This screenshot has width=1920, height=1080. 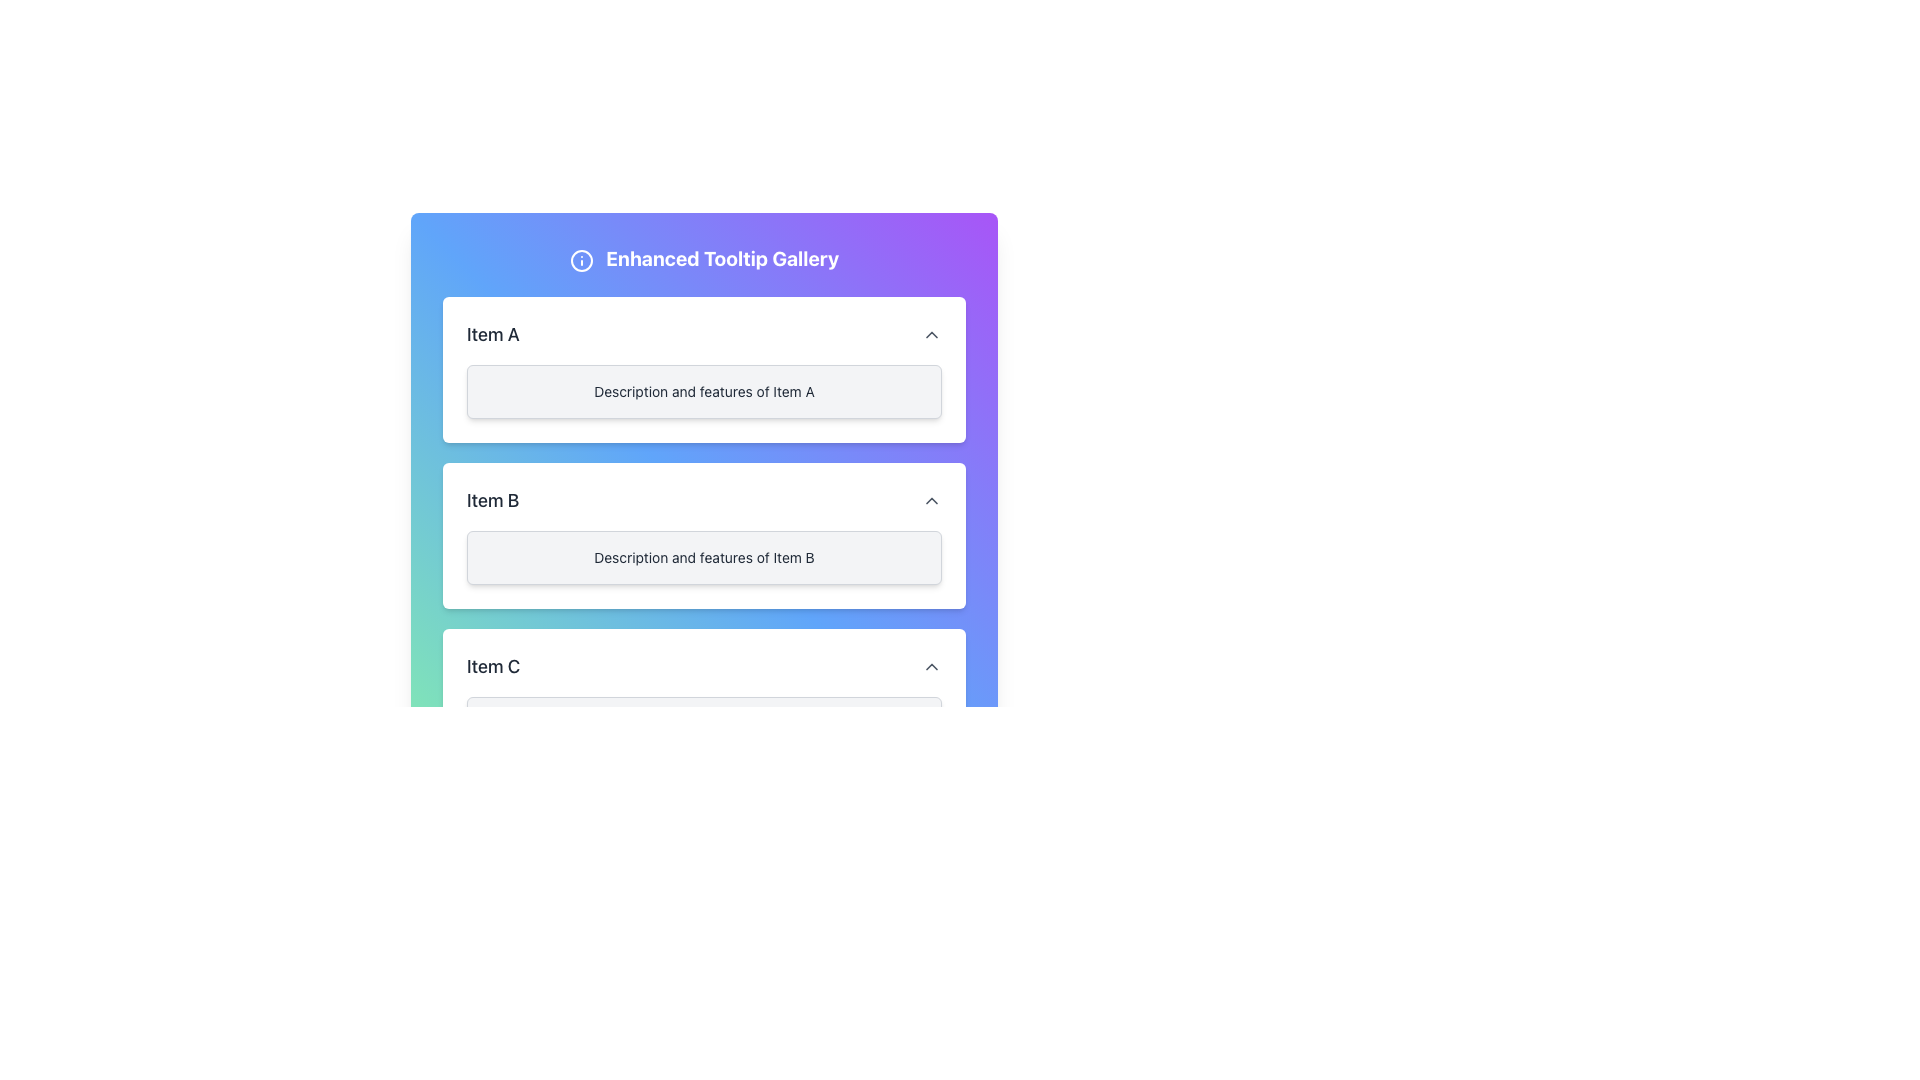 What do you see at coordinates (493, 667) in the screenshot?
I see `the text element 'Item C' which is in the third card from the top in a vertically stacked list, positioned to the left beside an interactive button and an arrow icon` at bounding box center [493, 667].